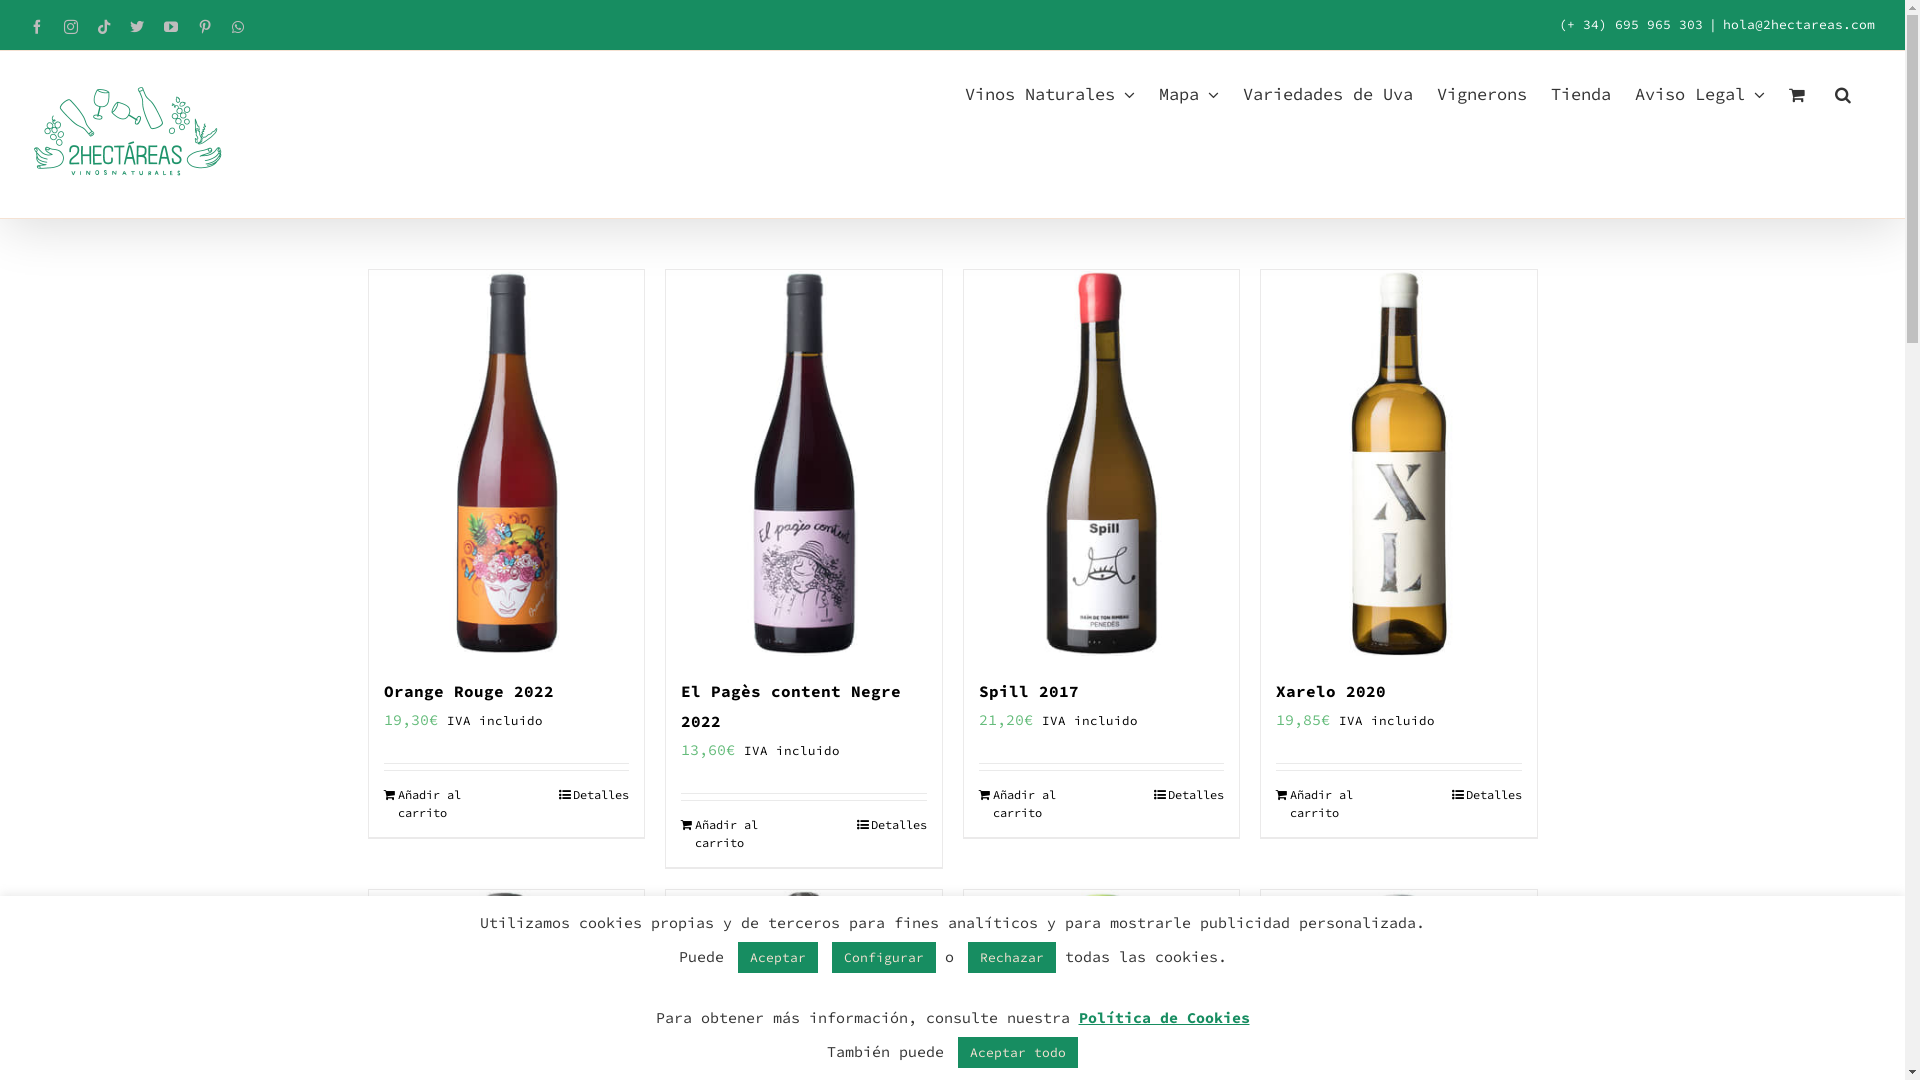  What do you see at coordinates (1579, 92) in the screenshot?
I see `'Tienda'` at bounding box center [1579, 92].